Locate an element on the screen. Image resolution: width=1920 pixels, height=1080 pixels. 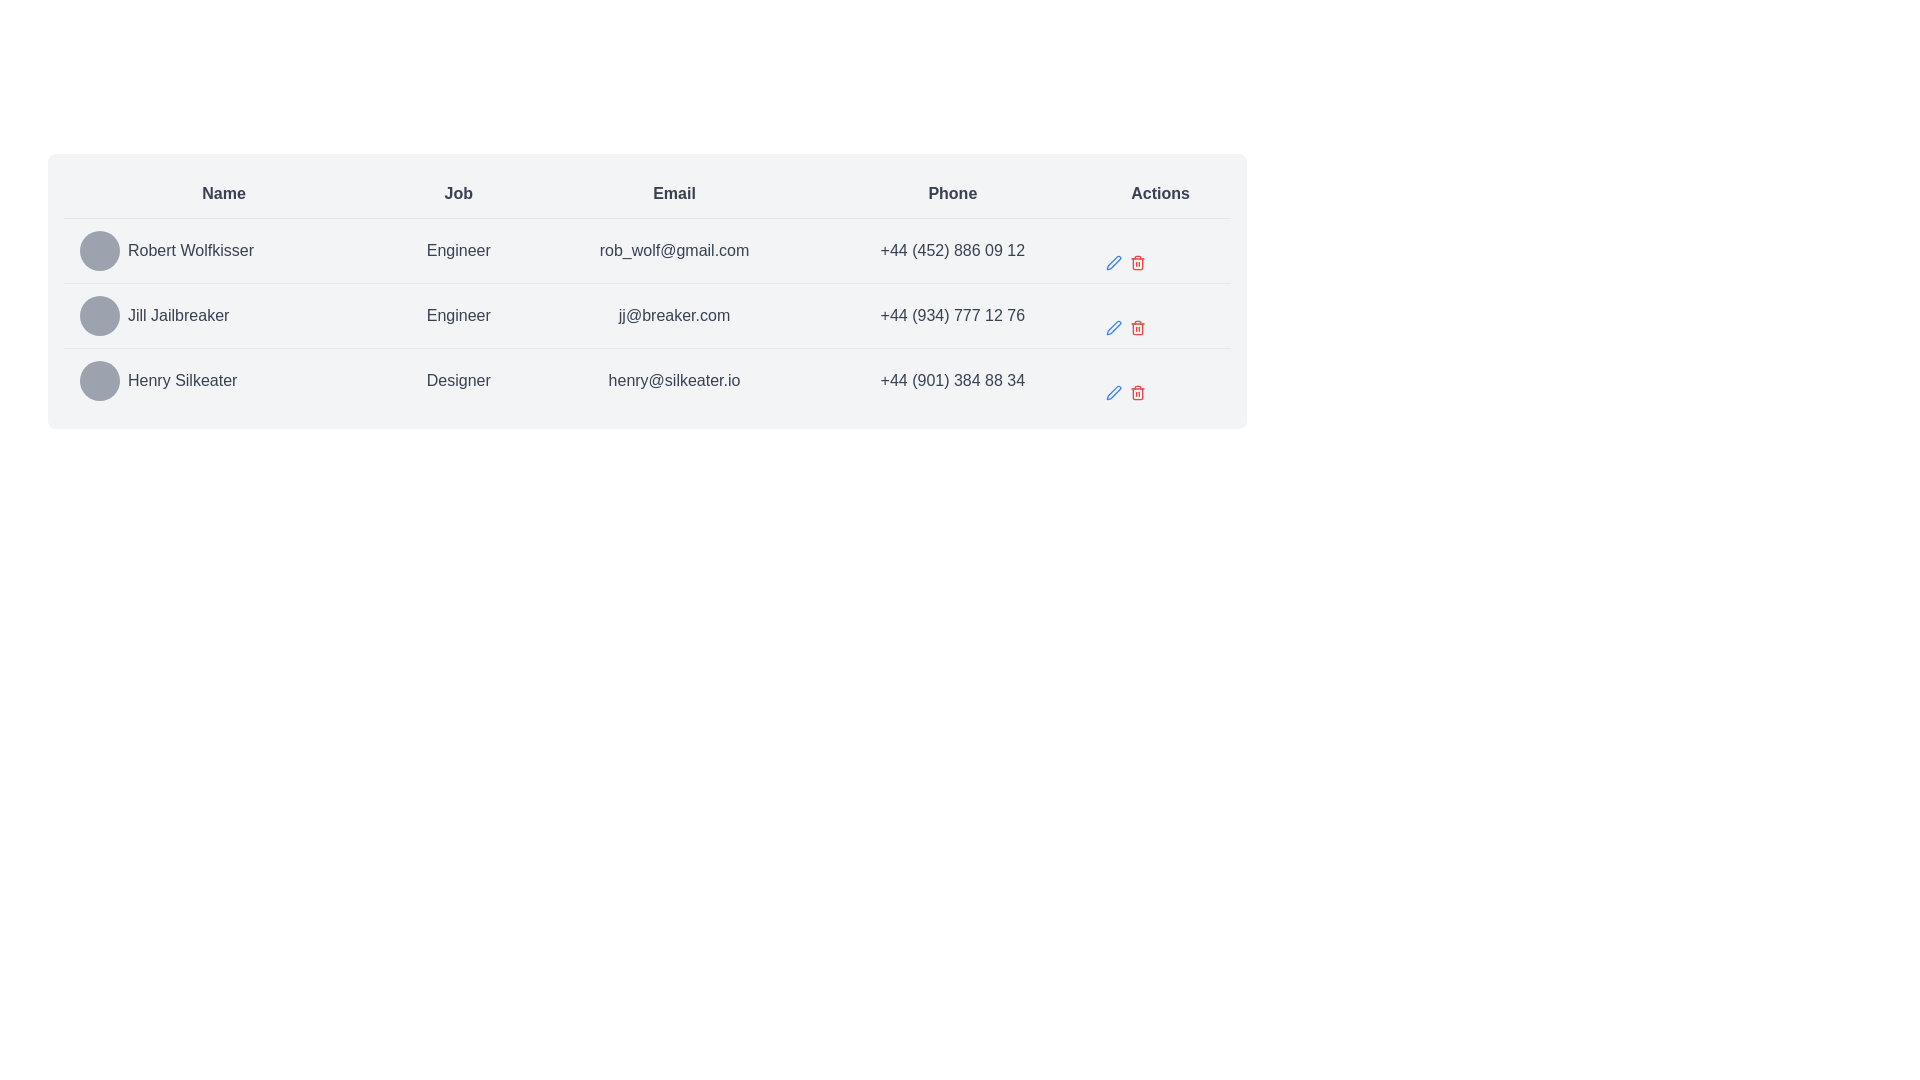
the label displaying 'Jill Jailbreaker' is located at coordinates (224, 315).